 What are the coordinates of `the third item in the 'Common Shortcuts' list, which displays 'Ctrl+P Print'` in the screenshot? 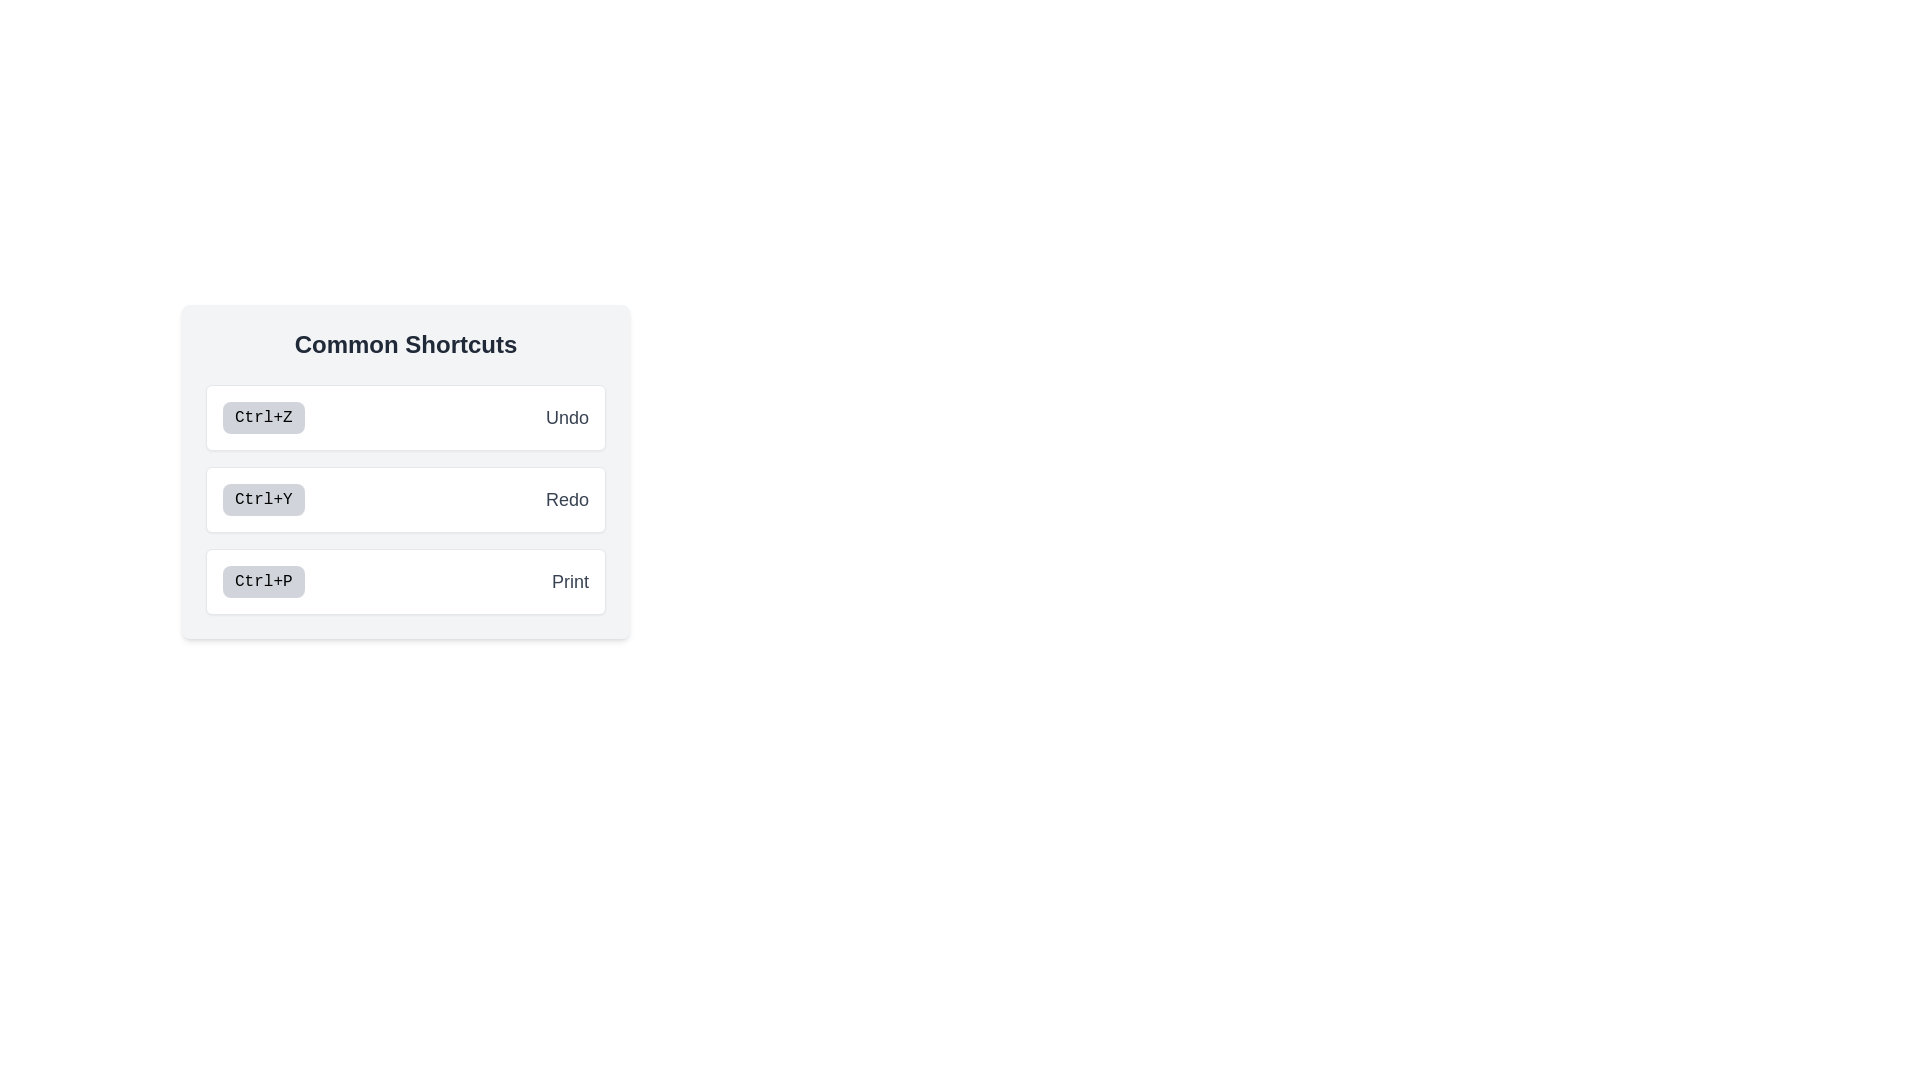 It's located at (405, 582).